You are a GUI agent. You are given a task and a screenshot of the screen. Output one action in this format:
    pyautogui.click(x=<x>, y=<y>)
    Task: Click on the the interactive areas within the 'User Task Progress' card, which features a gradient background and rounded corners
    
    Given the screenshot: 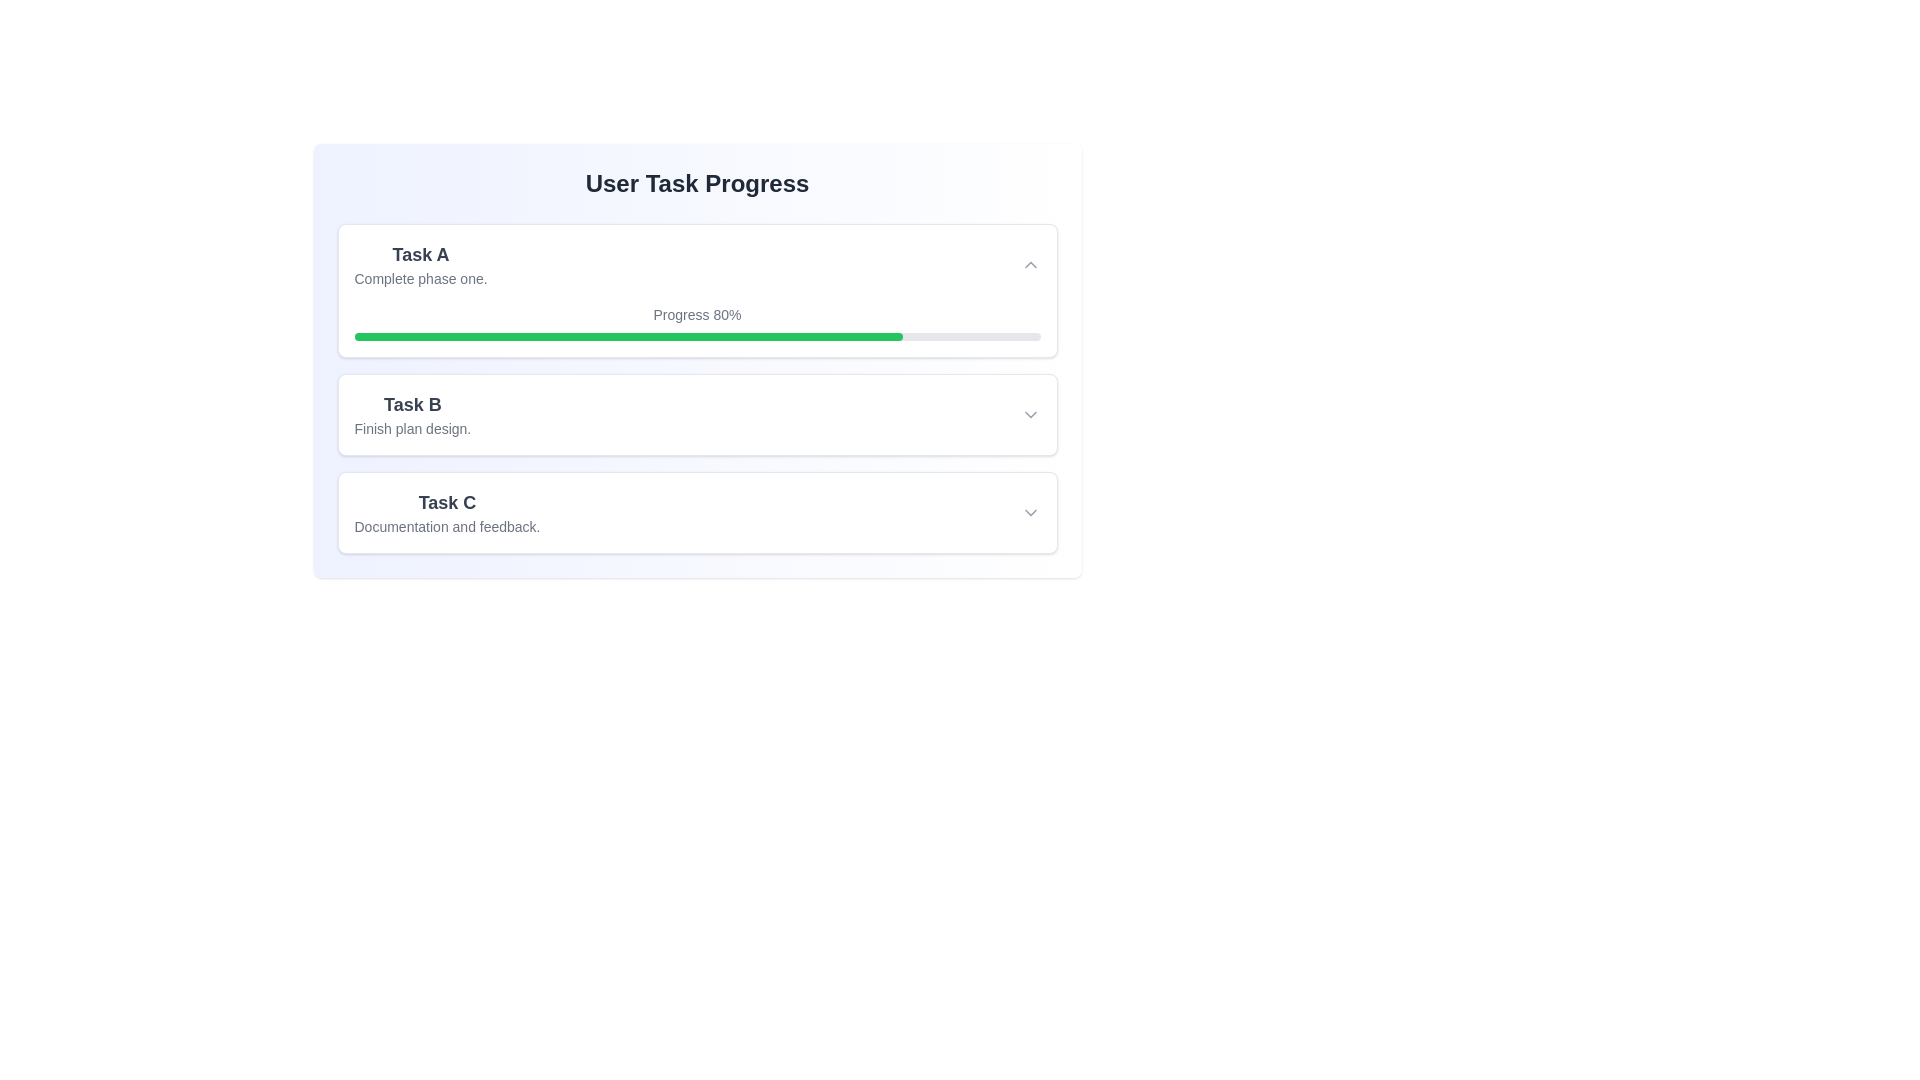 What is the action you would take?
    pyautogui.click(x=697, y=361)
    